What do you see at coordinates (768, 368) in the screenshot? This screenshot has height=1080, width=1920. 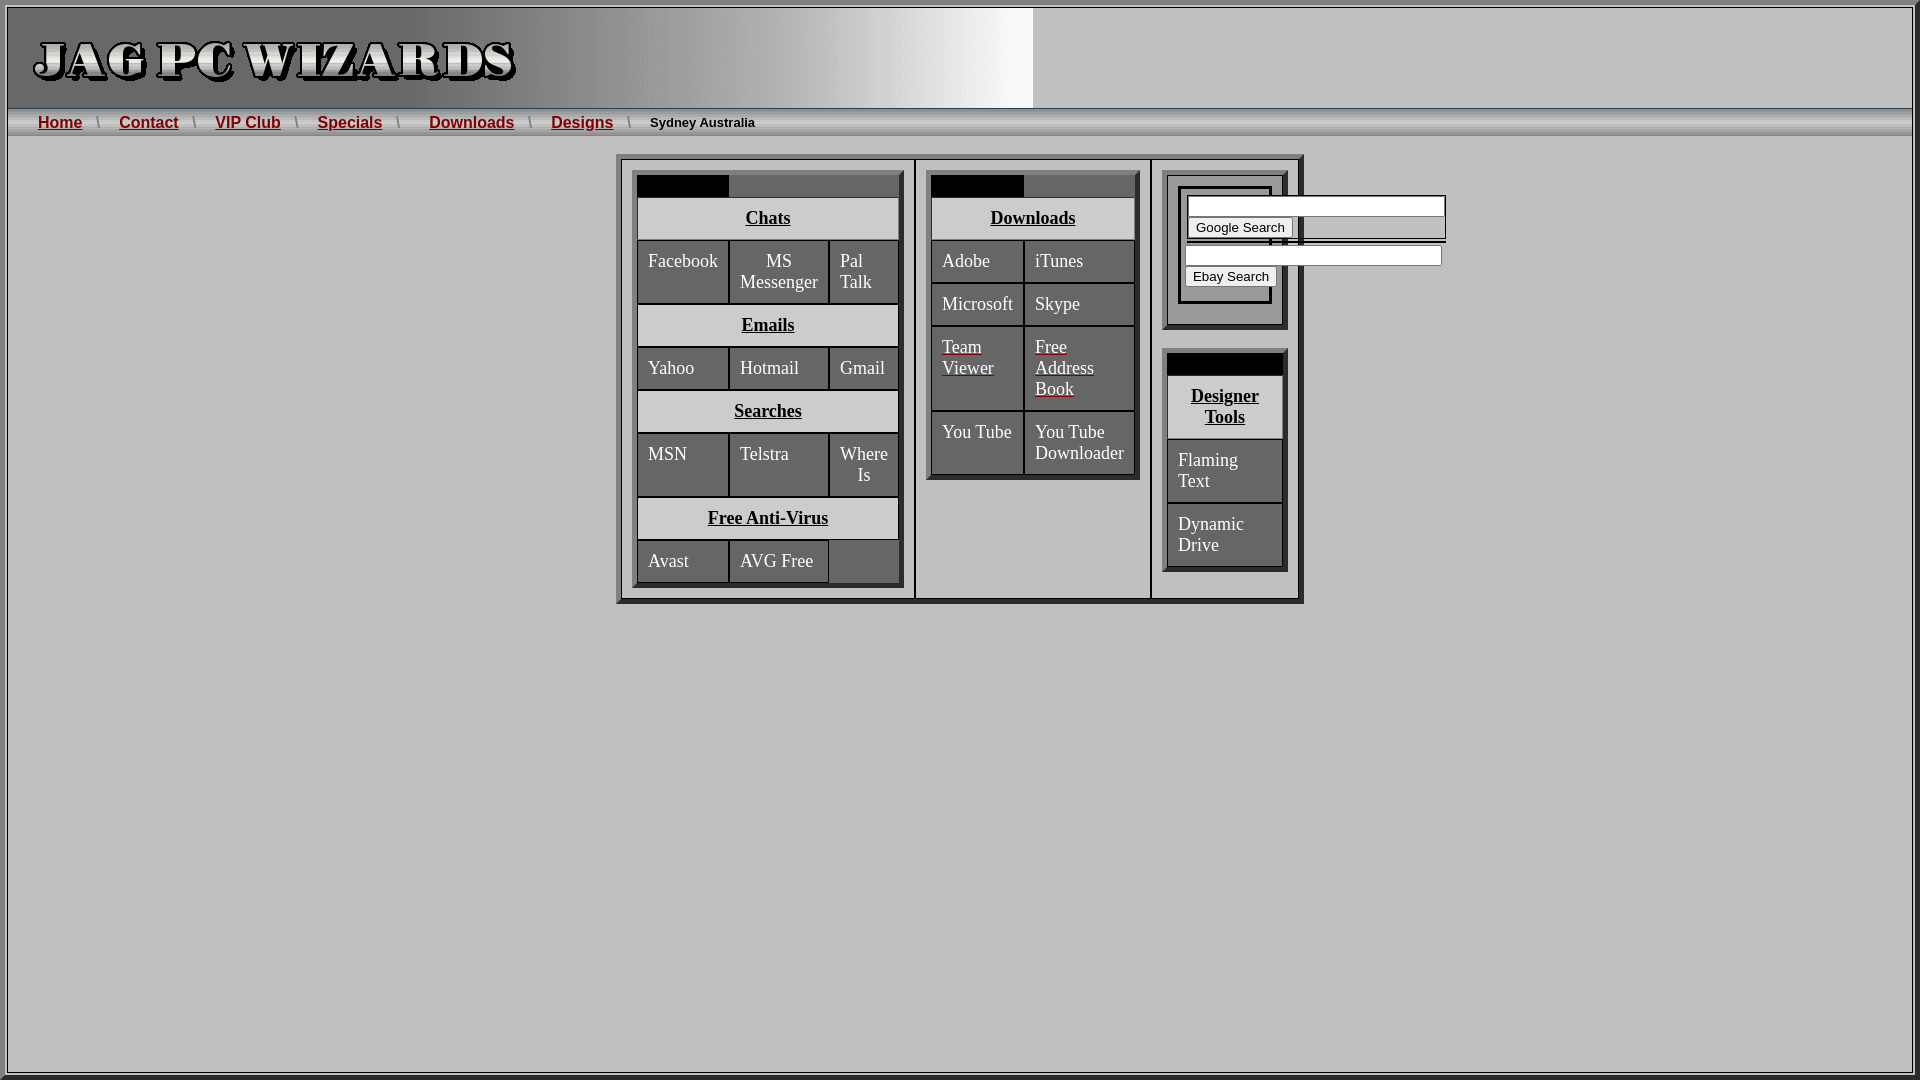 I see `'Hotmail'` at bounding box center [768, 368].